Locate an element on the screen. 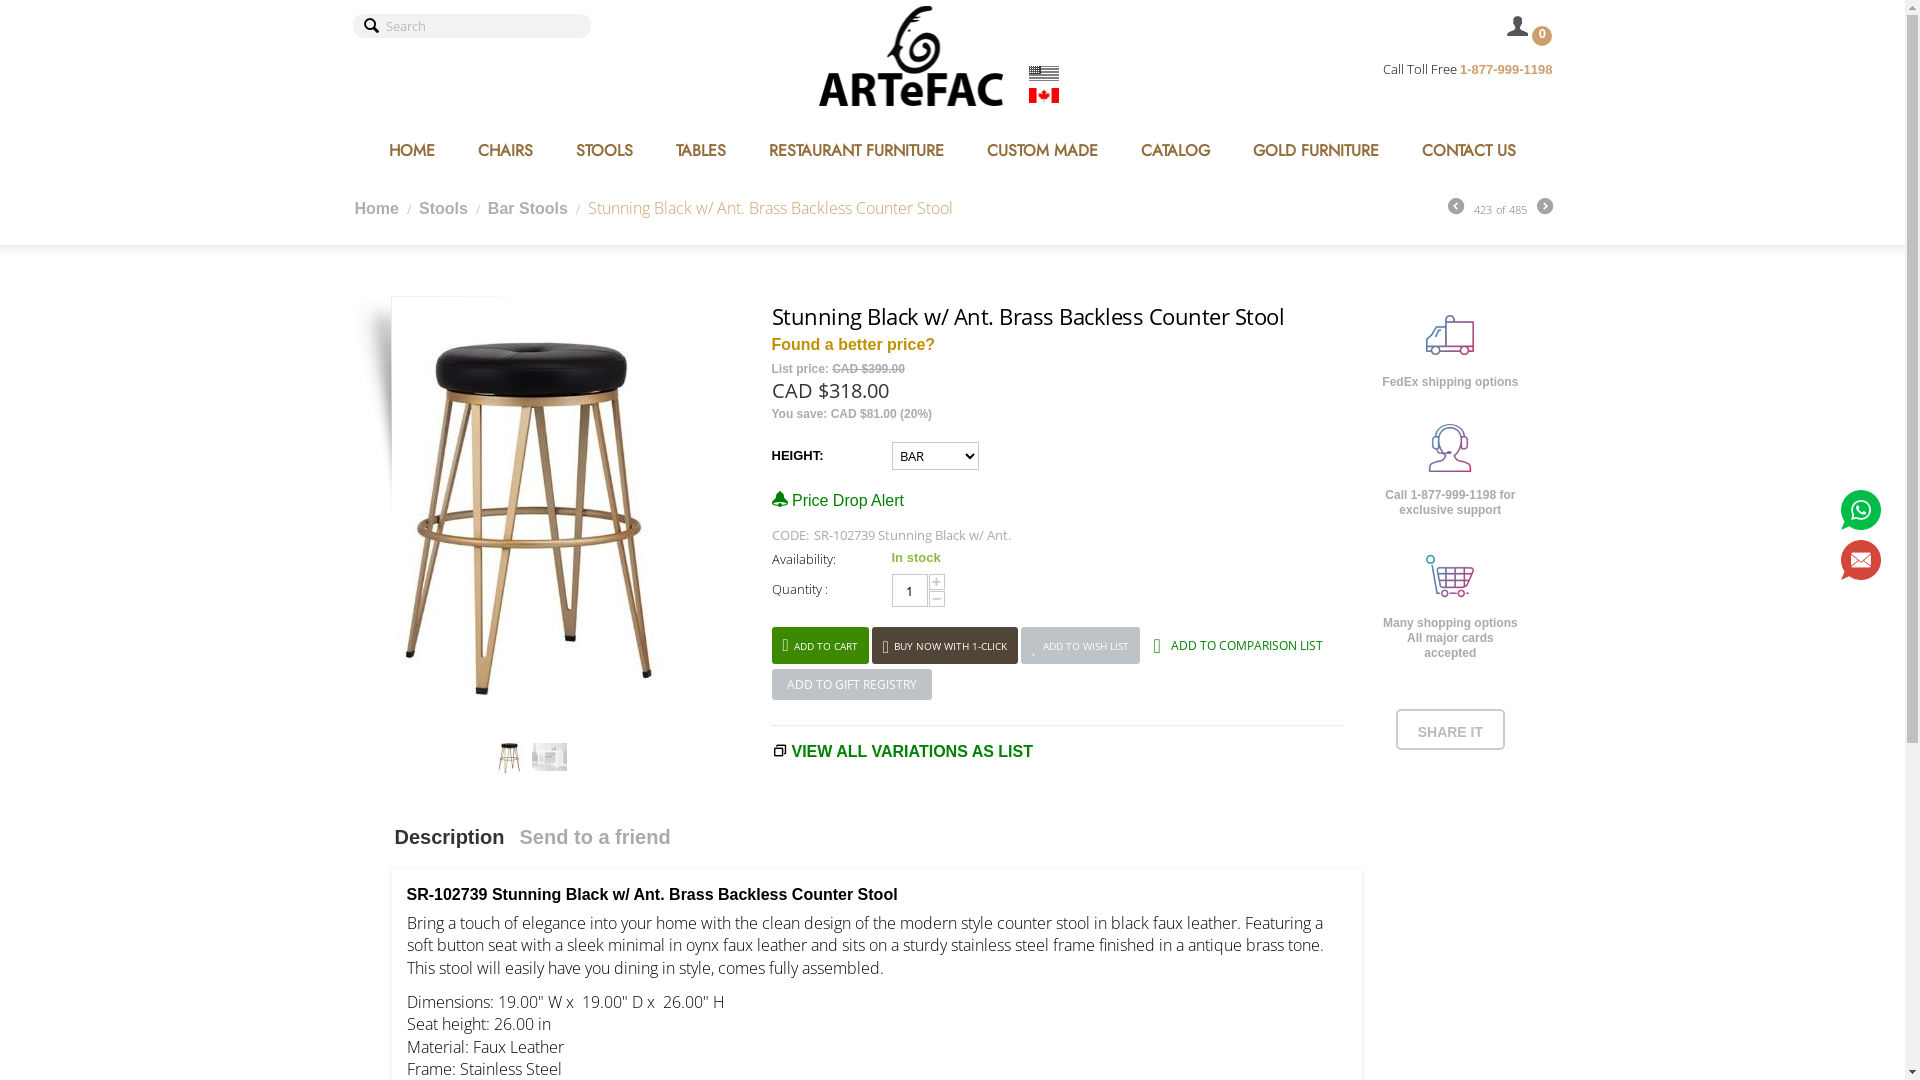 This screenshot has height=1080, width=1920. 'Home' is located at coordinates (375, 208).